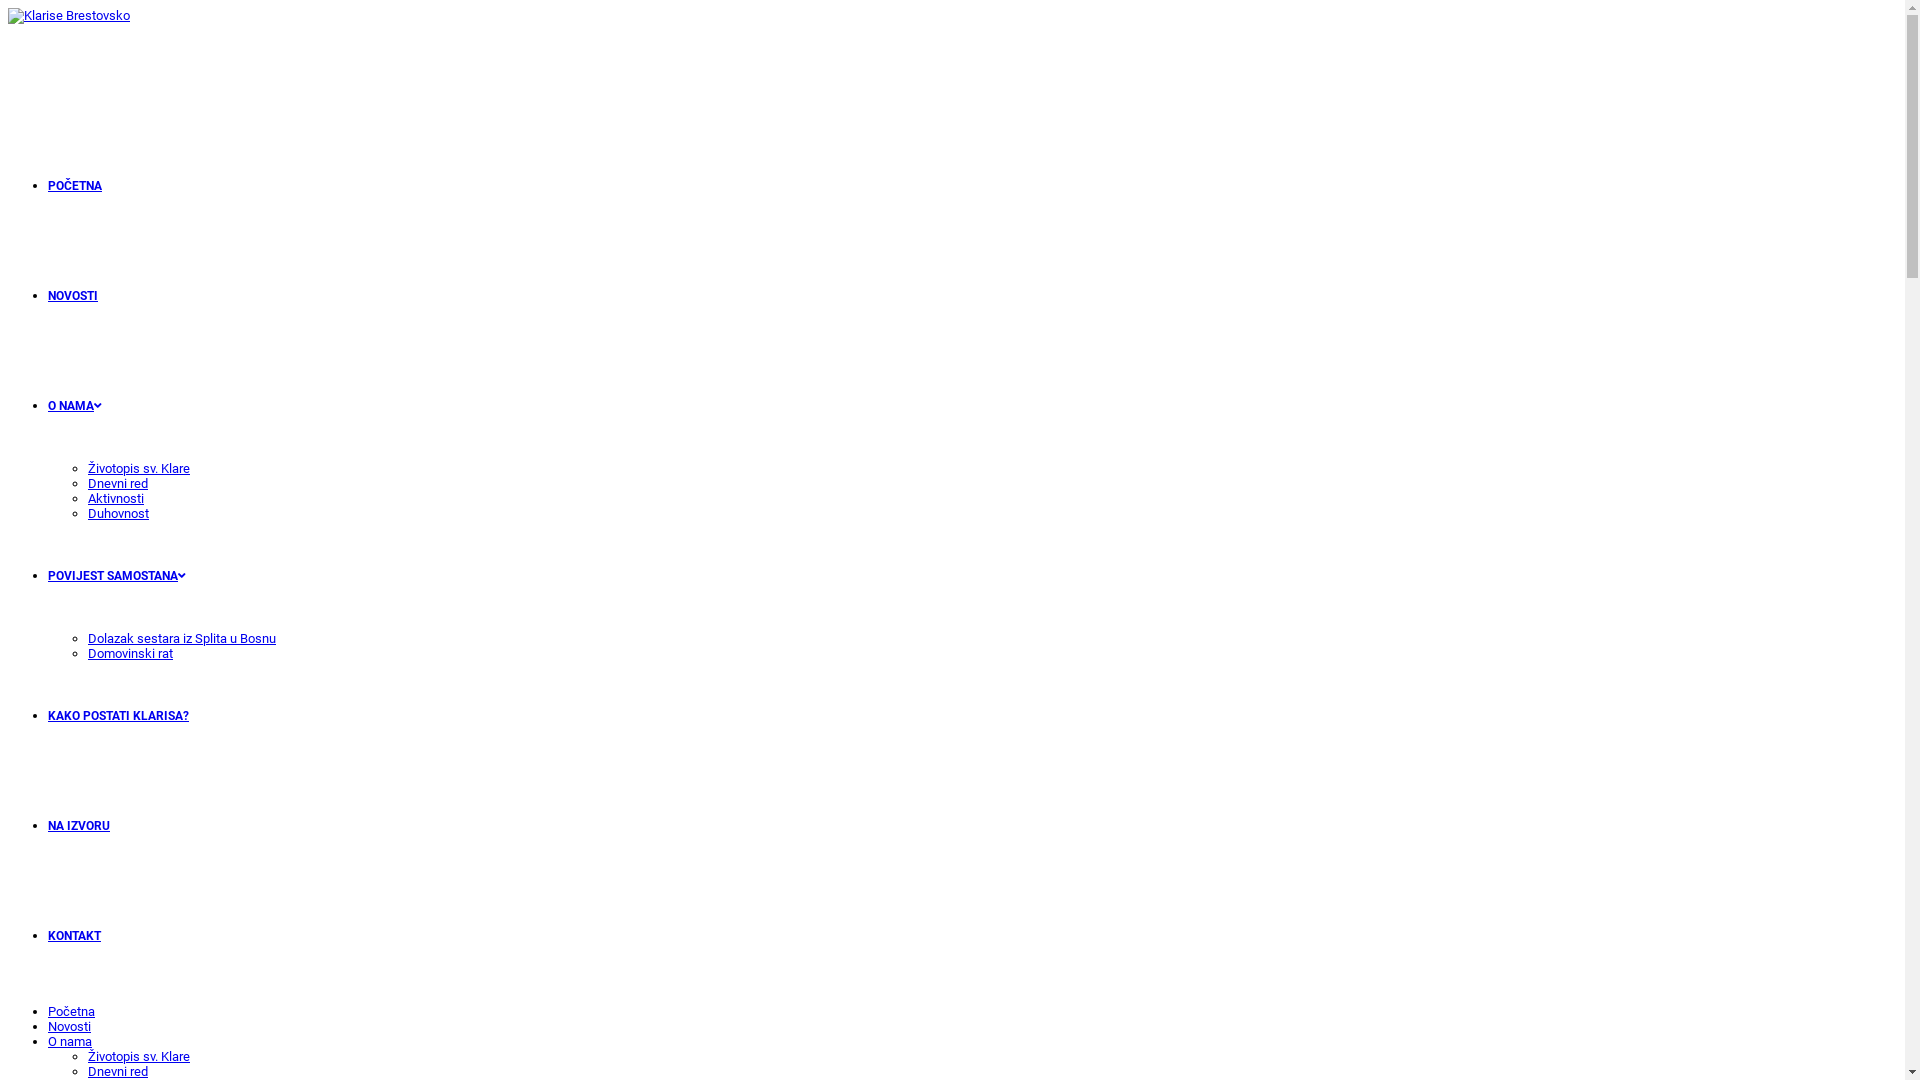 The width and height of the screenshot is (1920, 1080). I want to click on 'Aktivnosti', so click(114, 497).